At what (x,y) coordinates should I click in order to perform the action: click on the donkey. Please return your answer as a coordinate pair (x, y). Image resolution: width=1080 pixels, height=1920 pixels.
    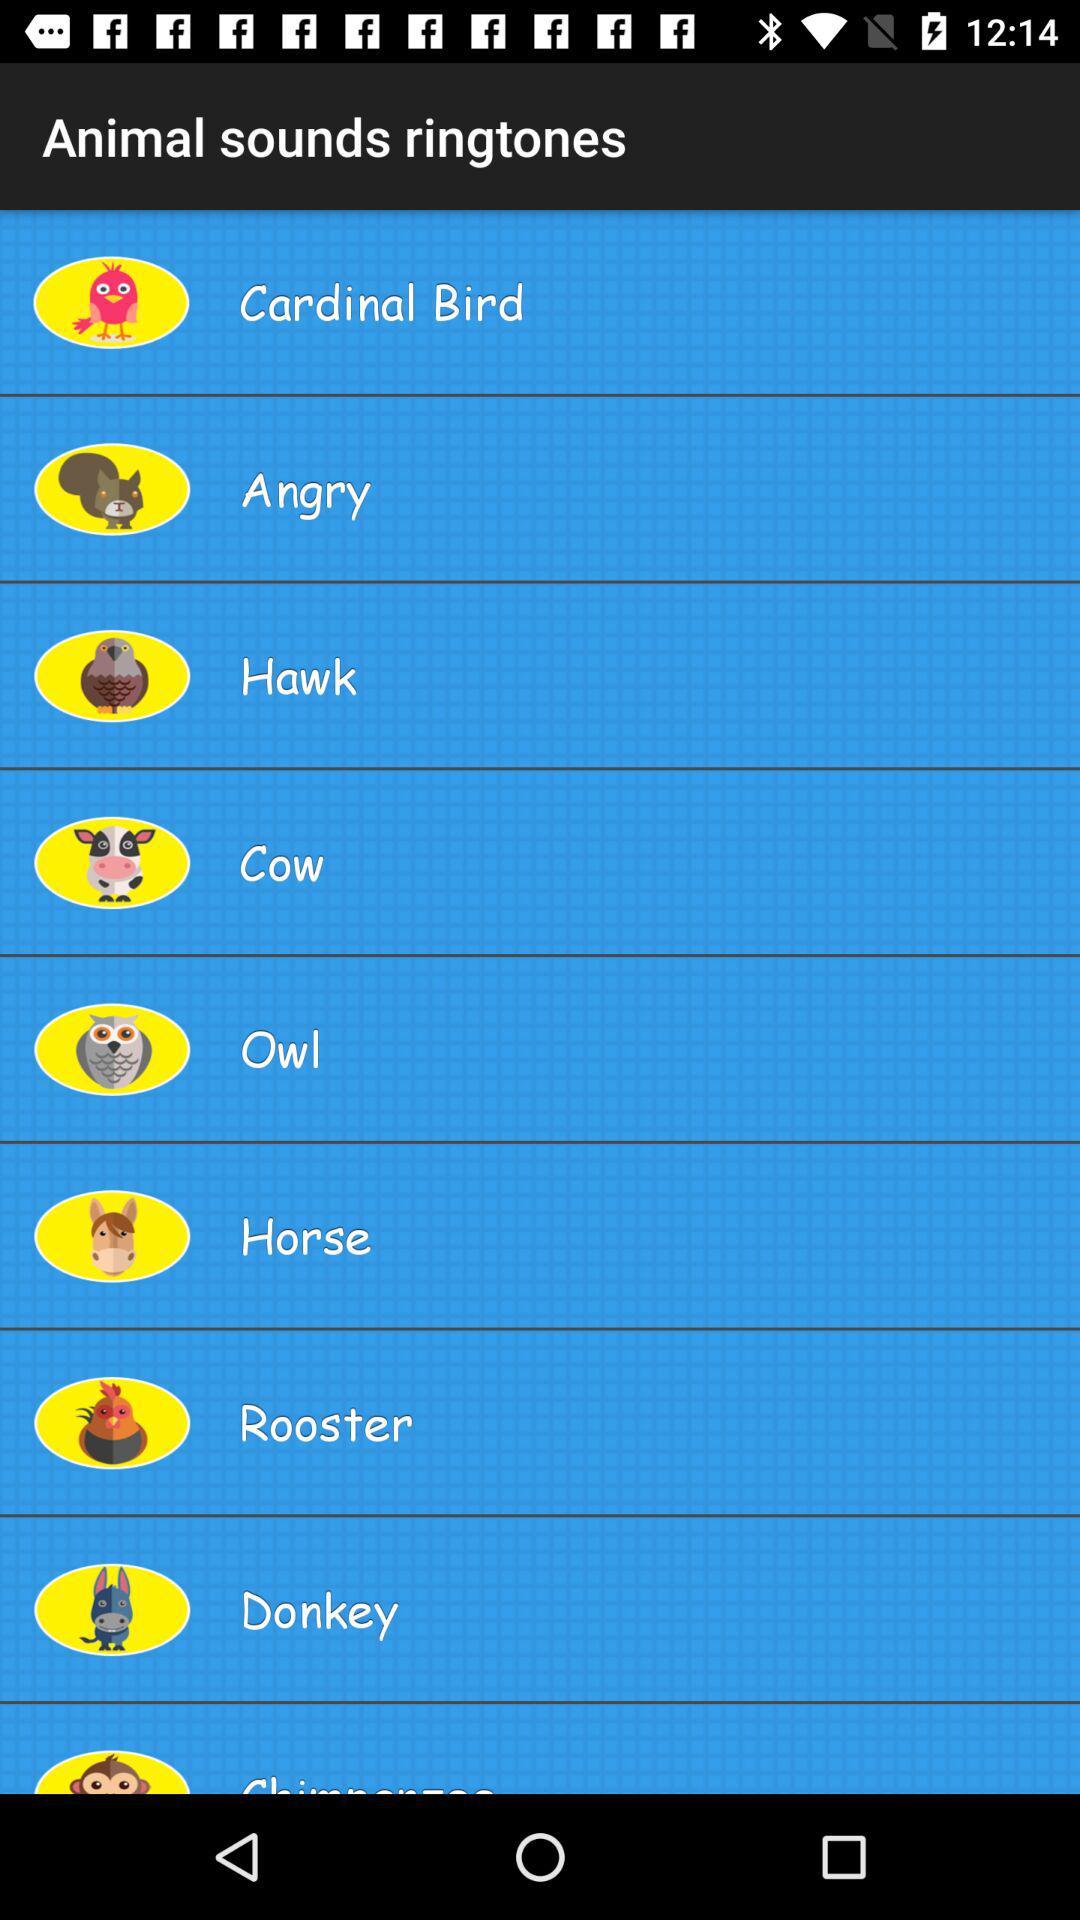
    Looking at the image, I should click on (651, 1609).